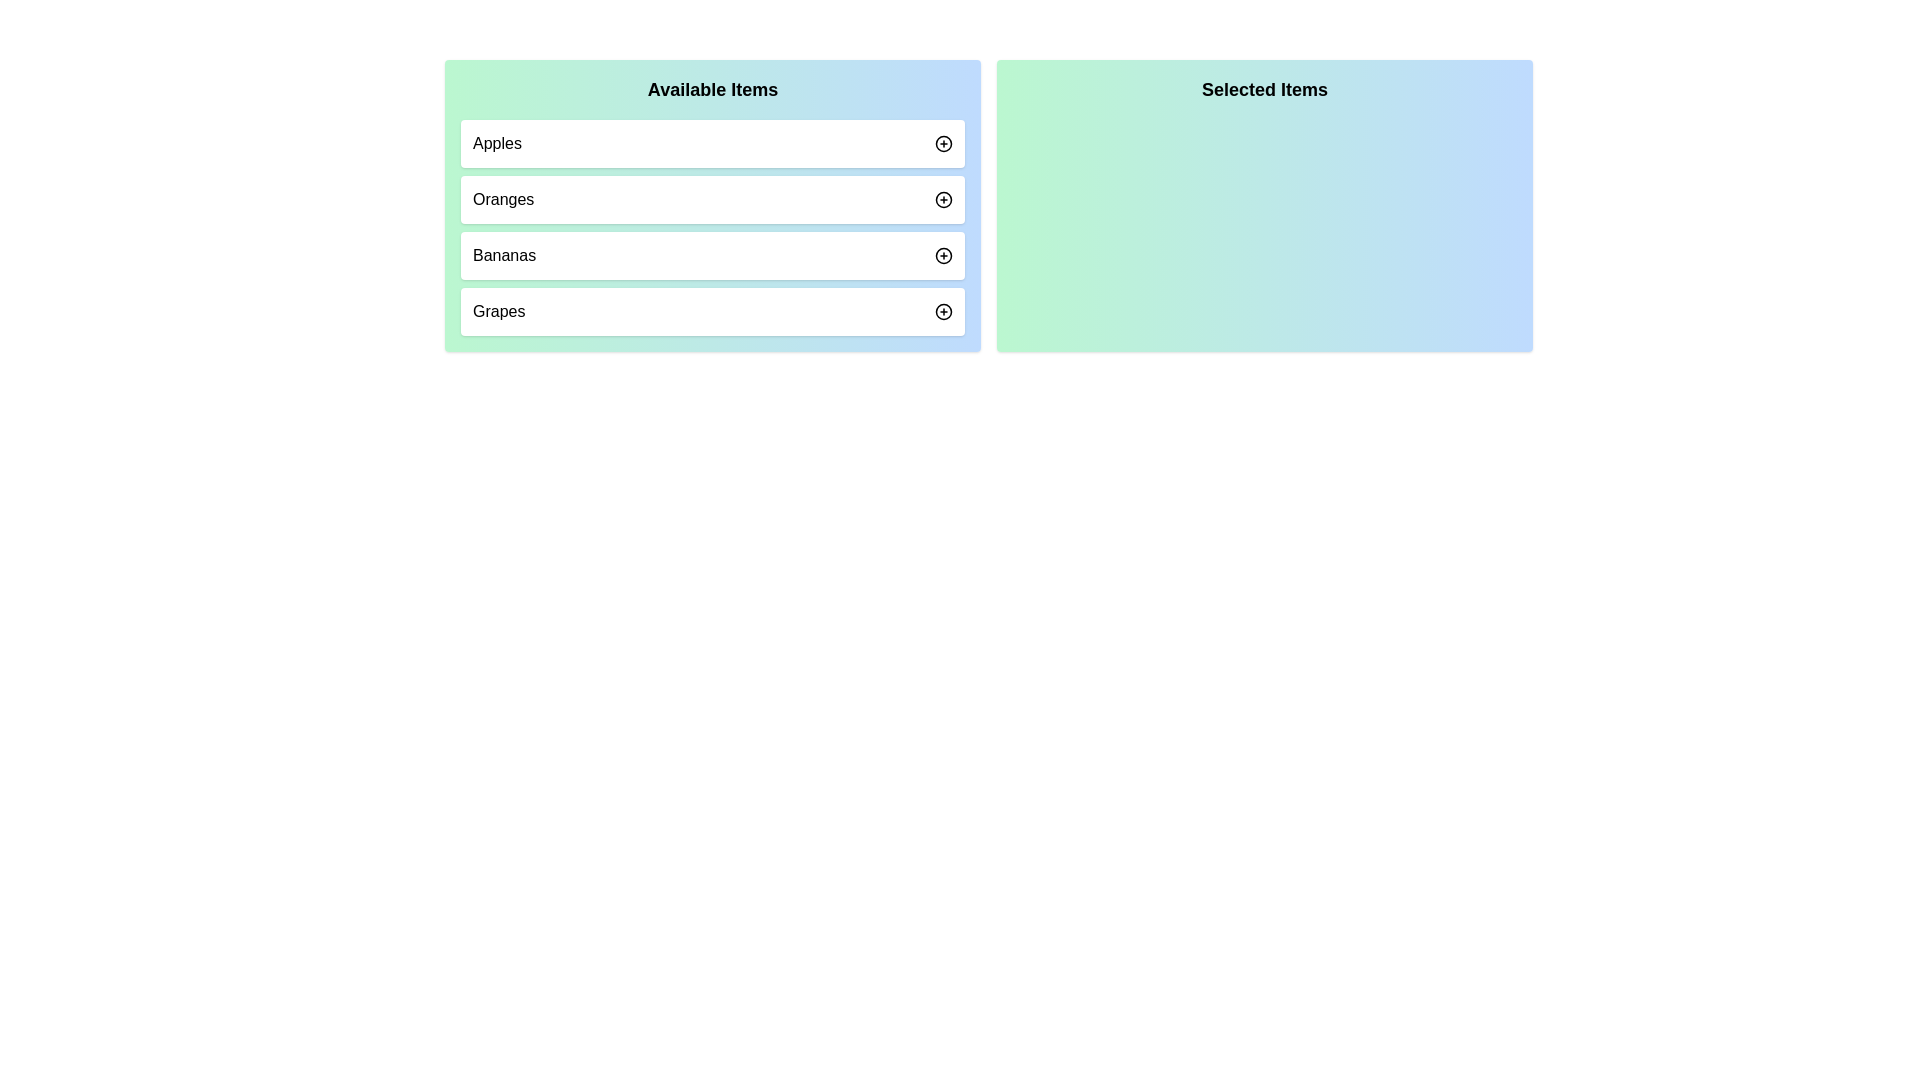  What do you see at coordinates (943, 142) in the screenshot?
I see `'+' button next to Apples in the 'Available Items' list to transfer it to 'Selected Items'` at bounding box center [943, 142].